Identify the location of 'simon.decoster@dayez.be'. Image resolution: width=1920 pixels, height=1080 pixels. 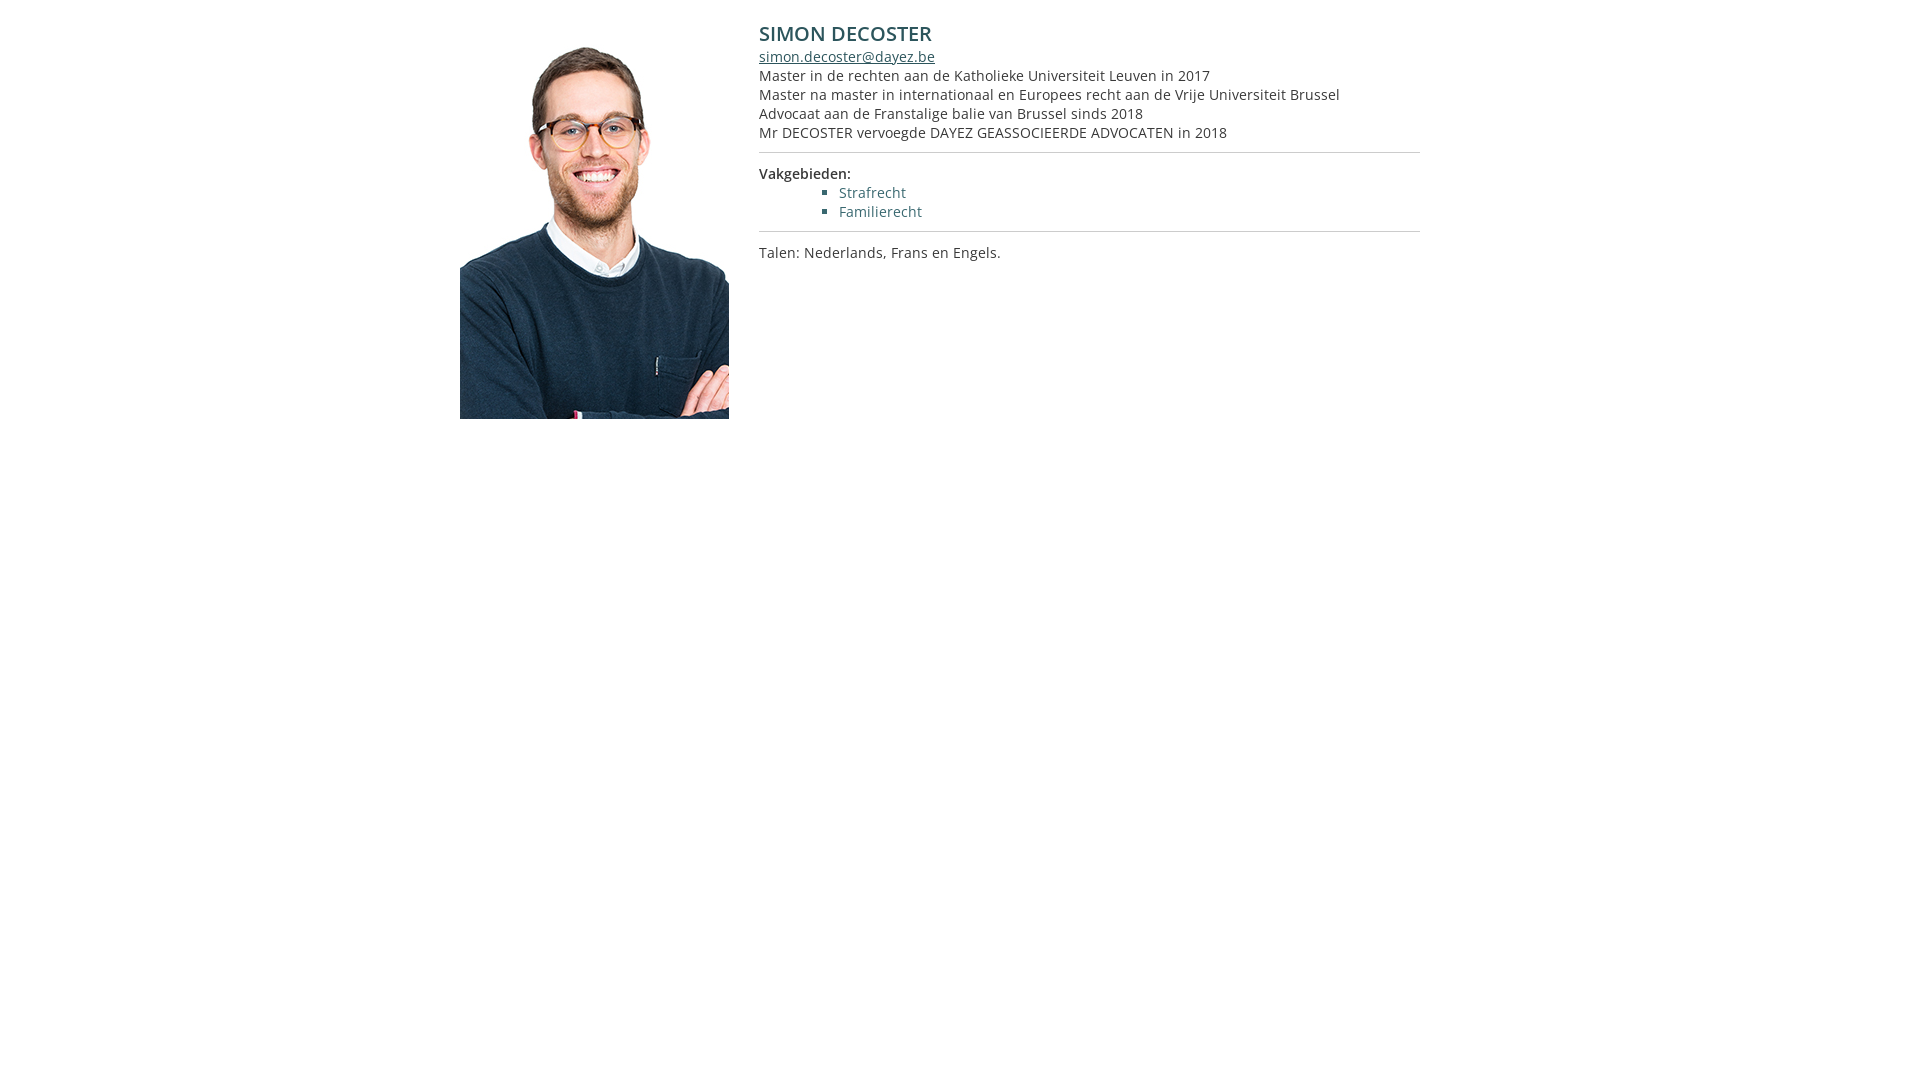
(846, 55).